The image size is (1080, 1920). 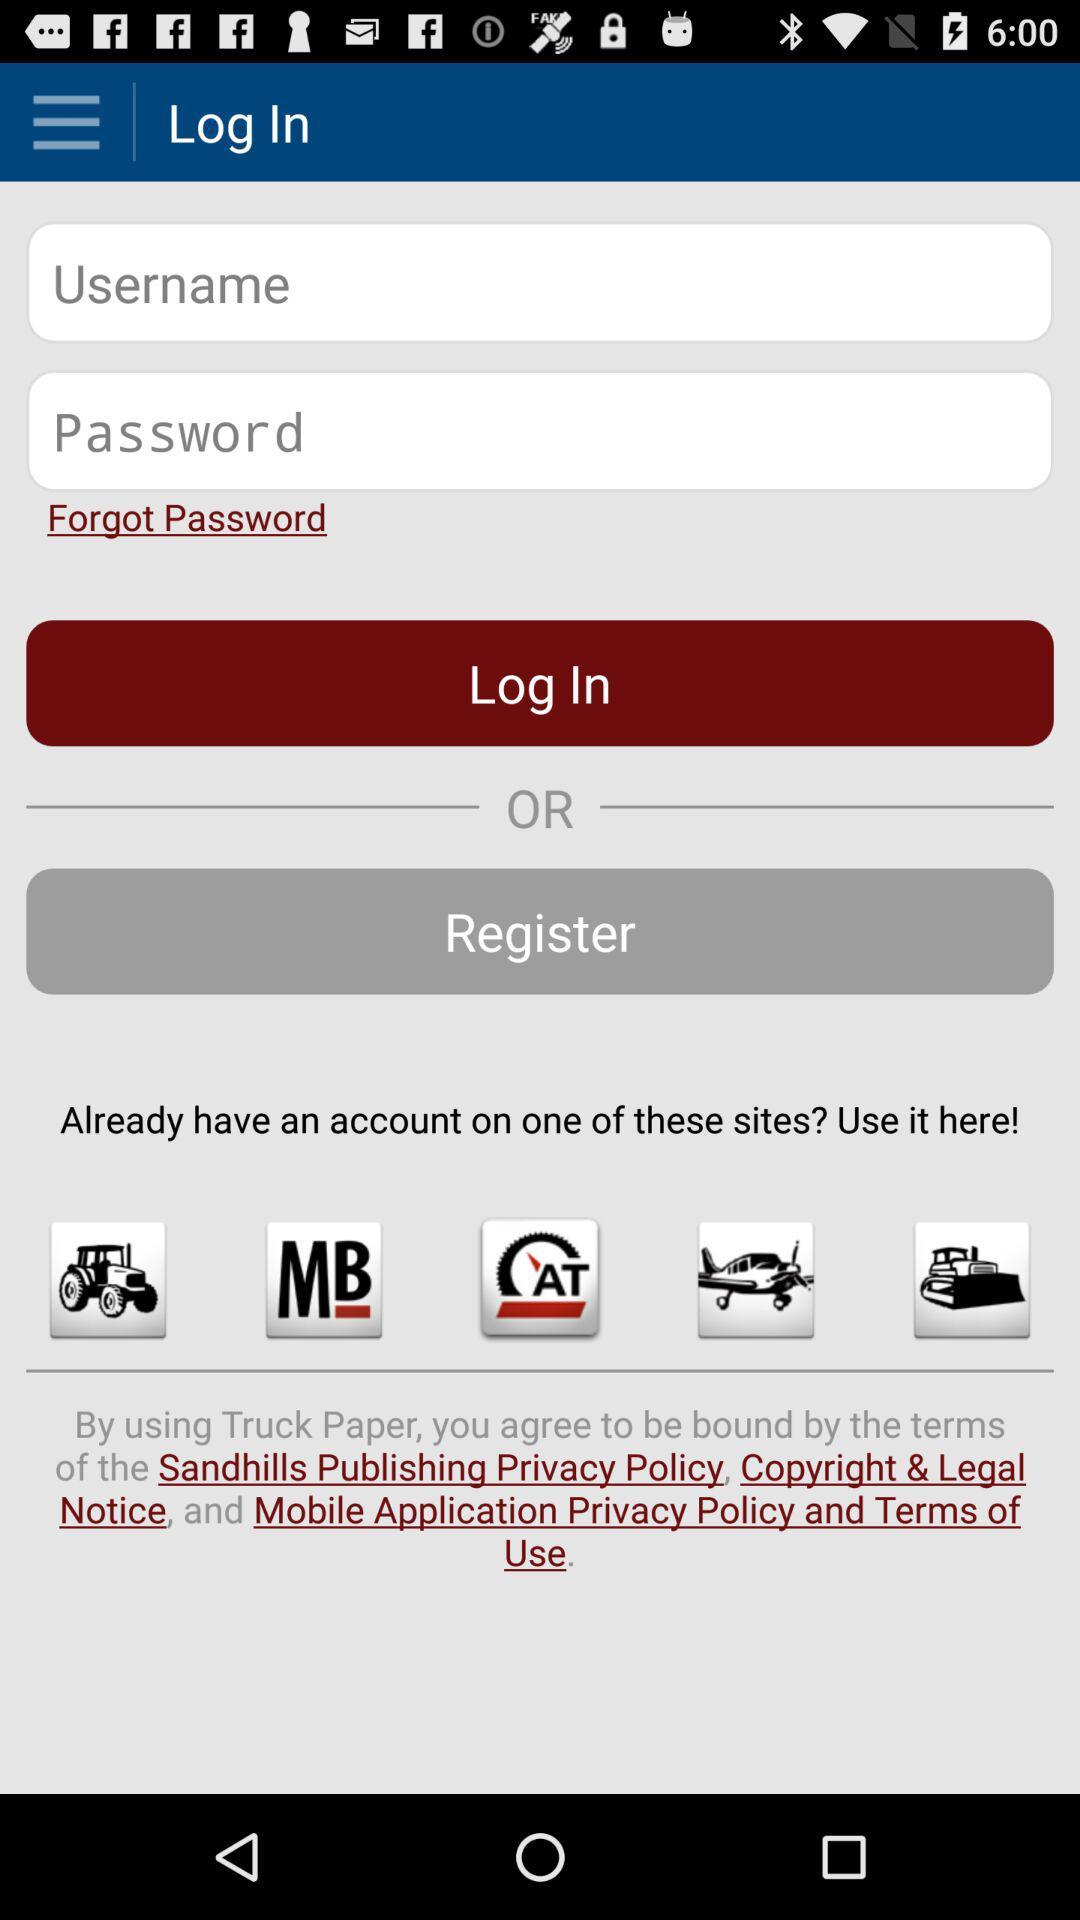 I want to click on mb account, so click(x=323, y=1280).